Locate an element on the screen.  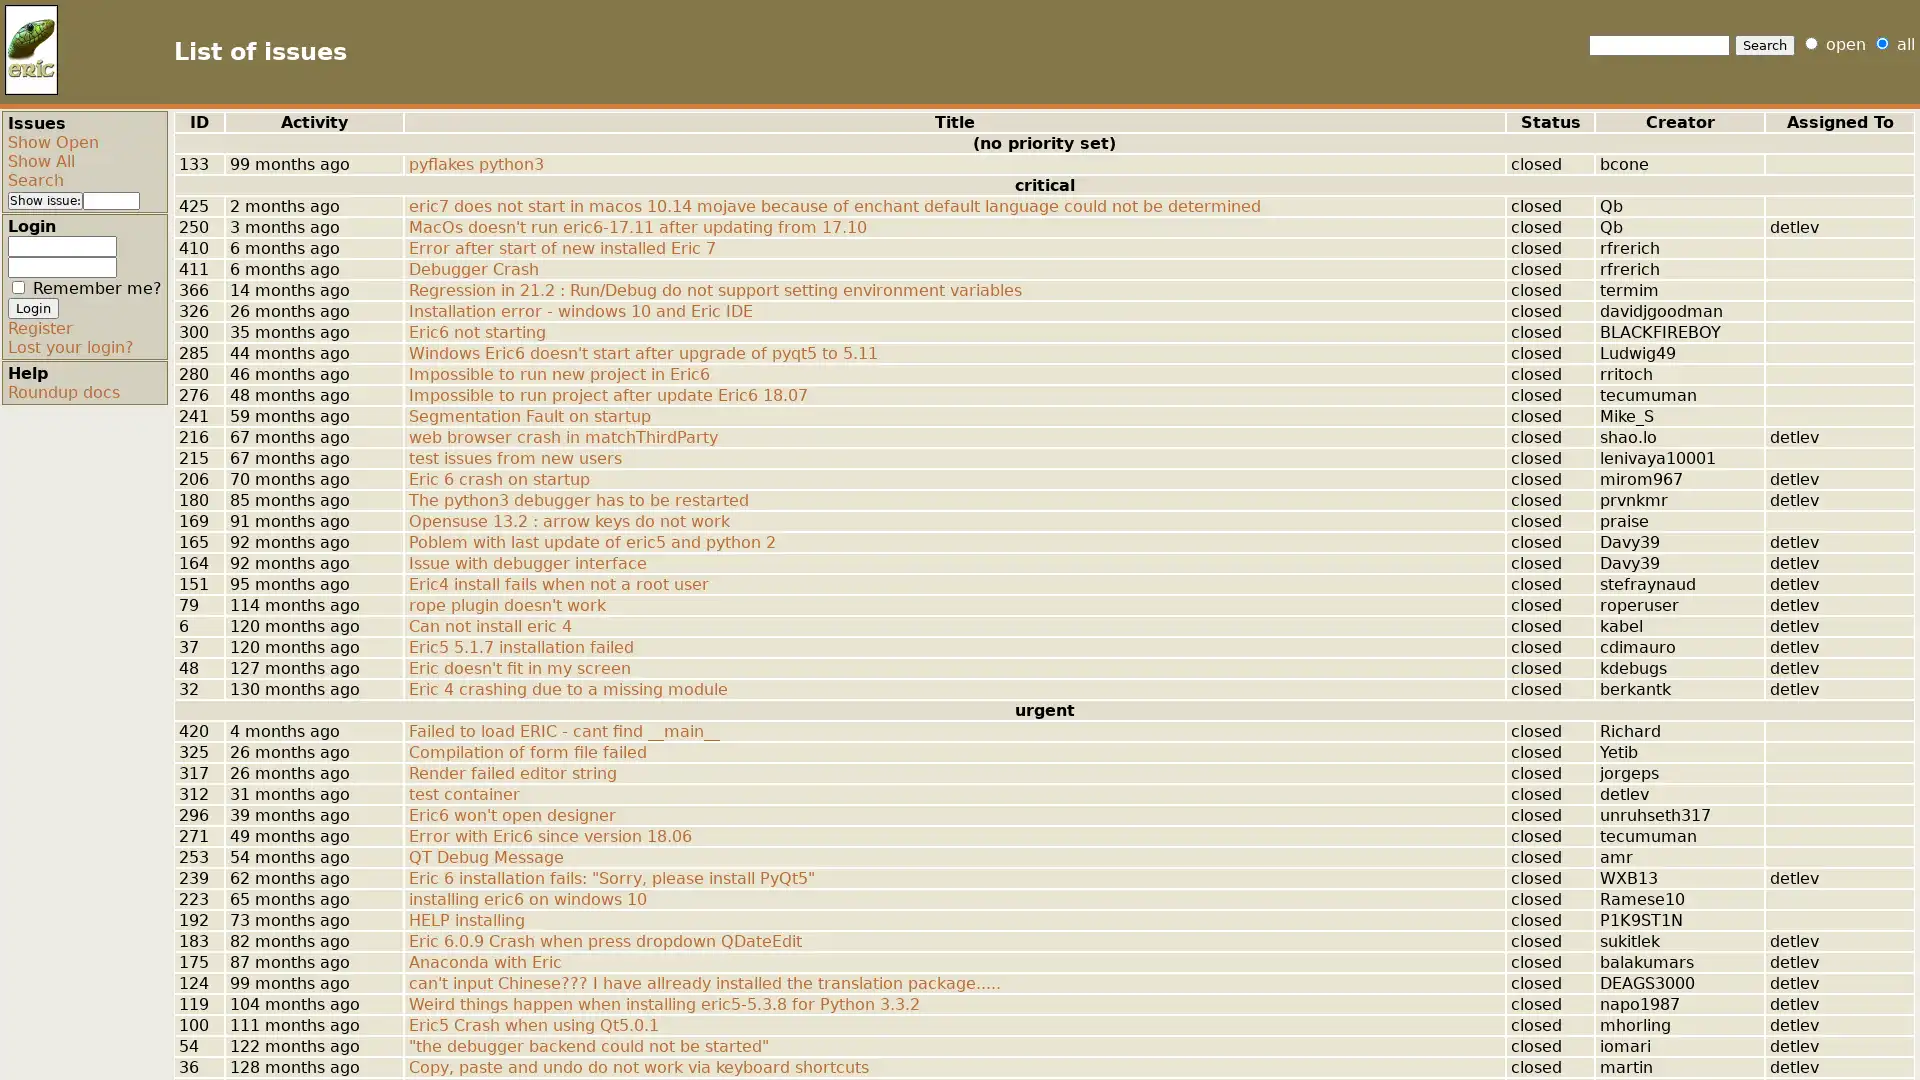
Search is located at coordinates (1765, 45).